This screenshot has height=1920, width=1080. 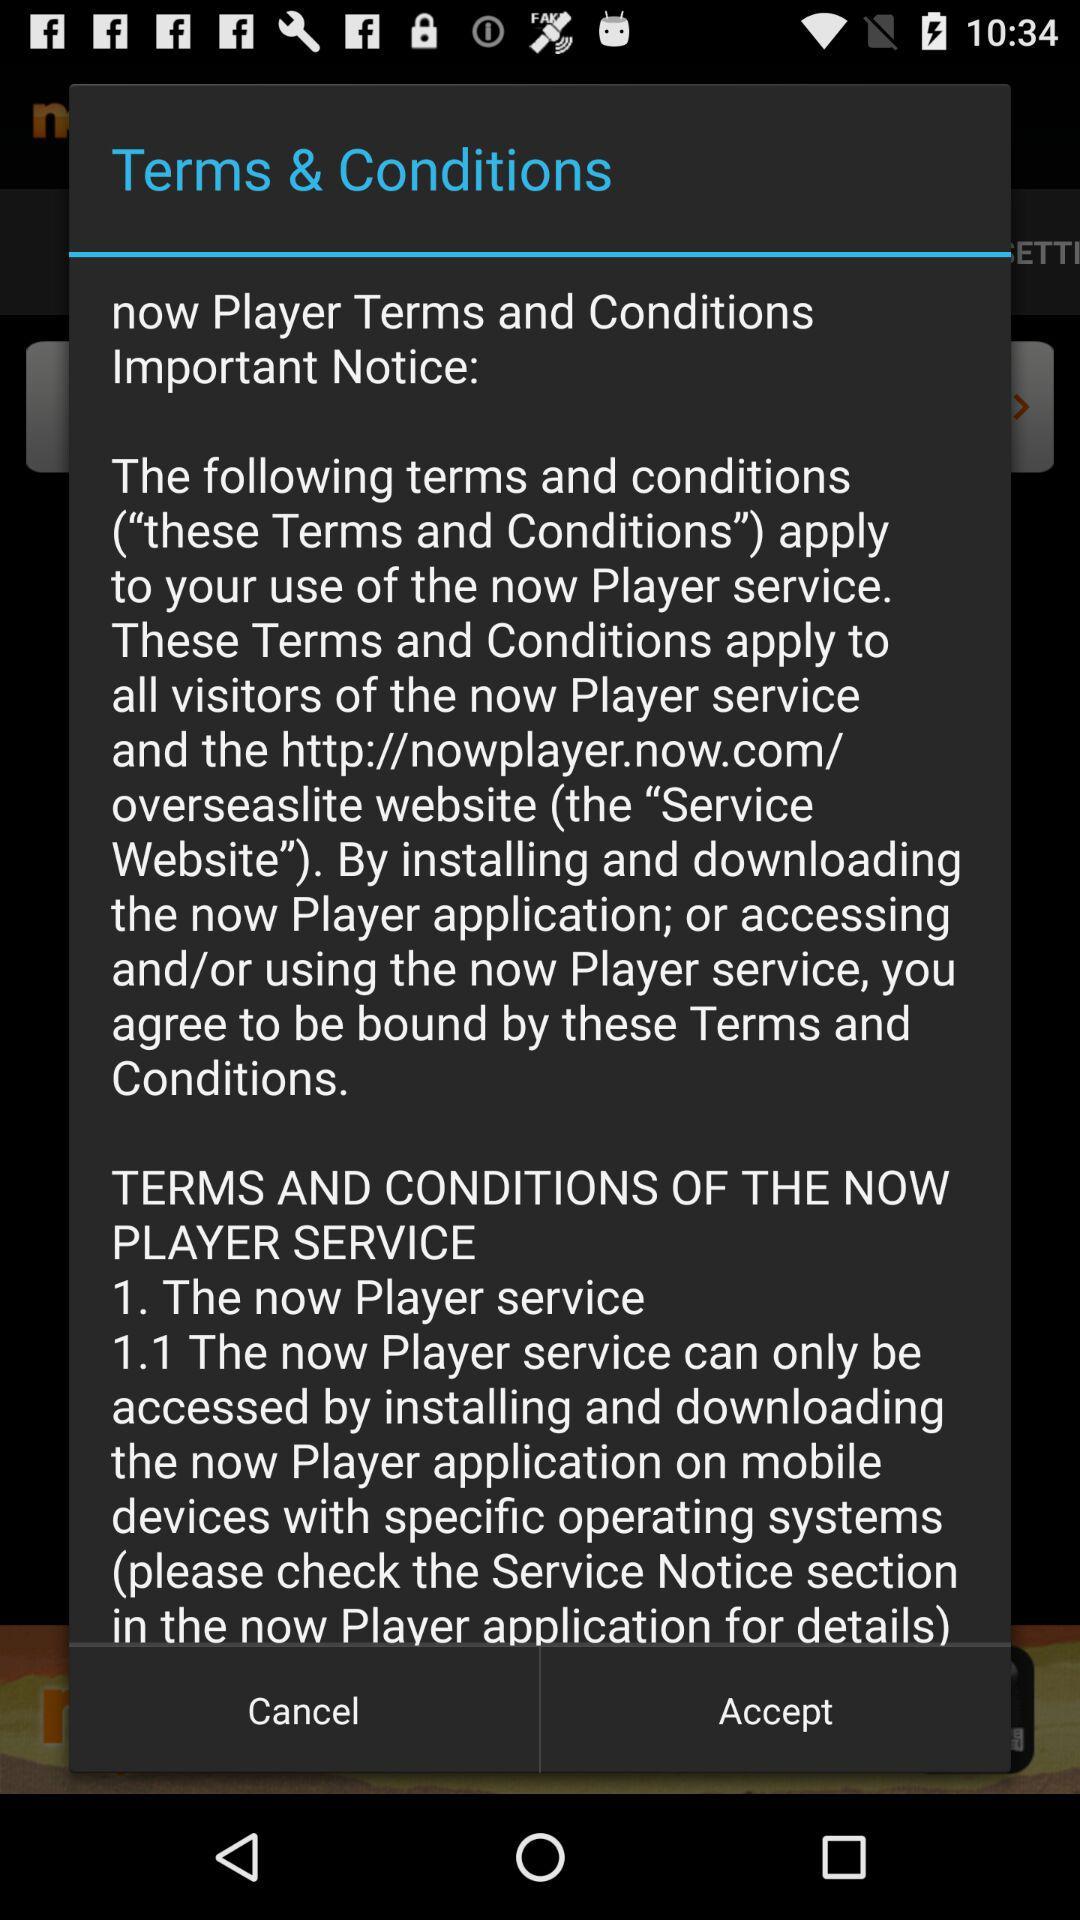 I want to click on accept, so click(x=774, y=1708).